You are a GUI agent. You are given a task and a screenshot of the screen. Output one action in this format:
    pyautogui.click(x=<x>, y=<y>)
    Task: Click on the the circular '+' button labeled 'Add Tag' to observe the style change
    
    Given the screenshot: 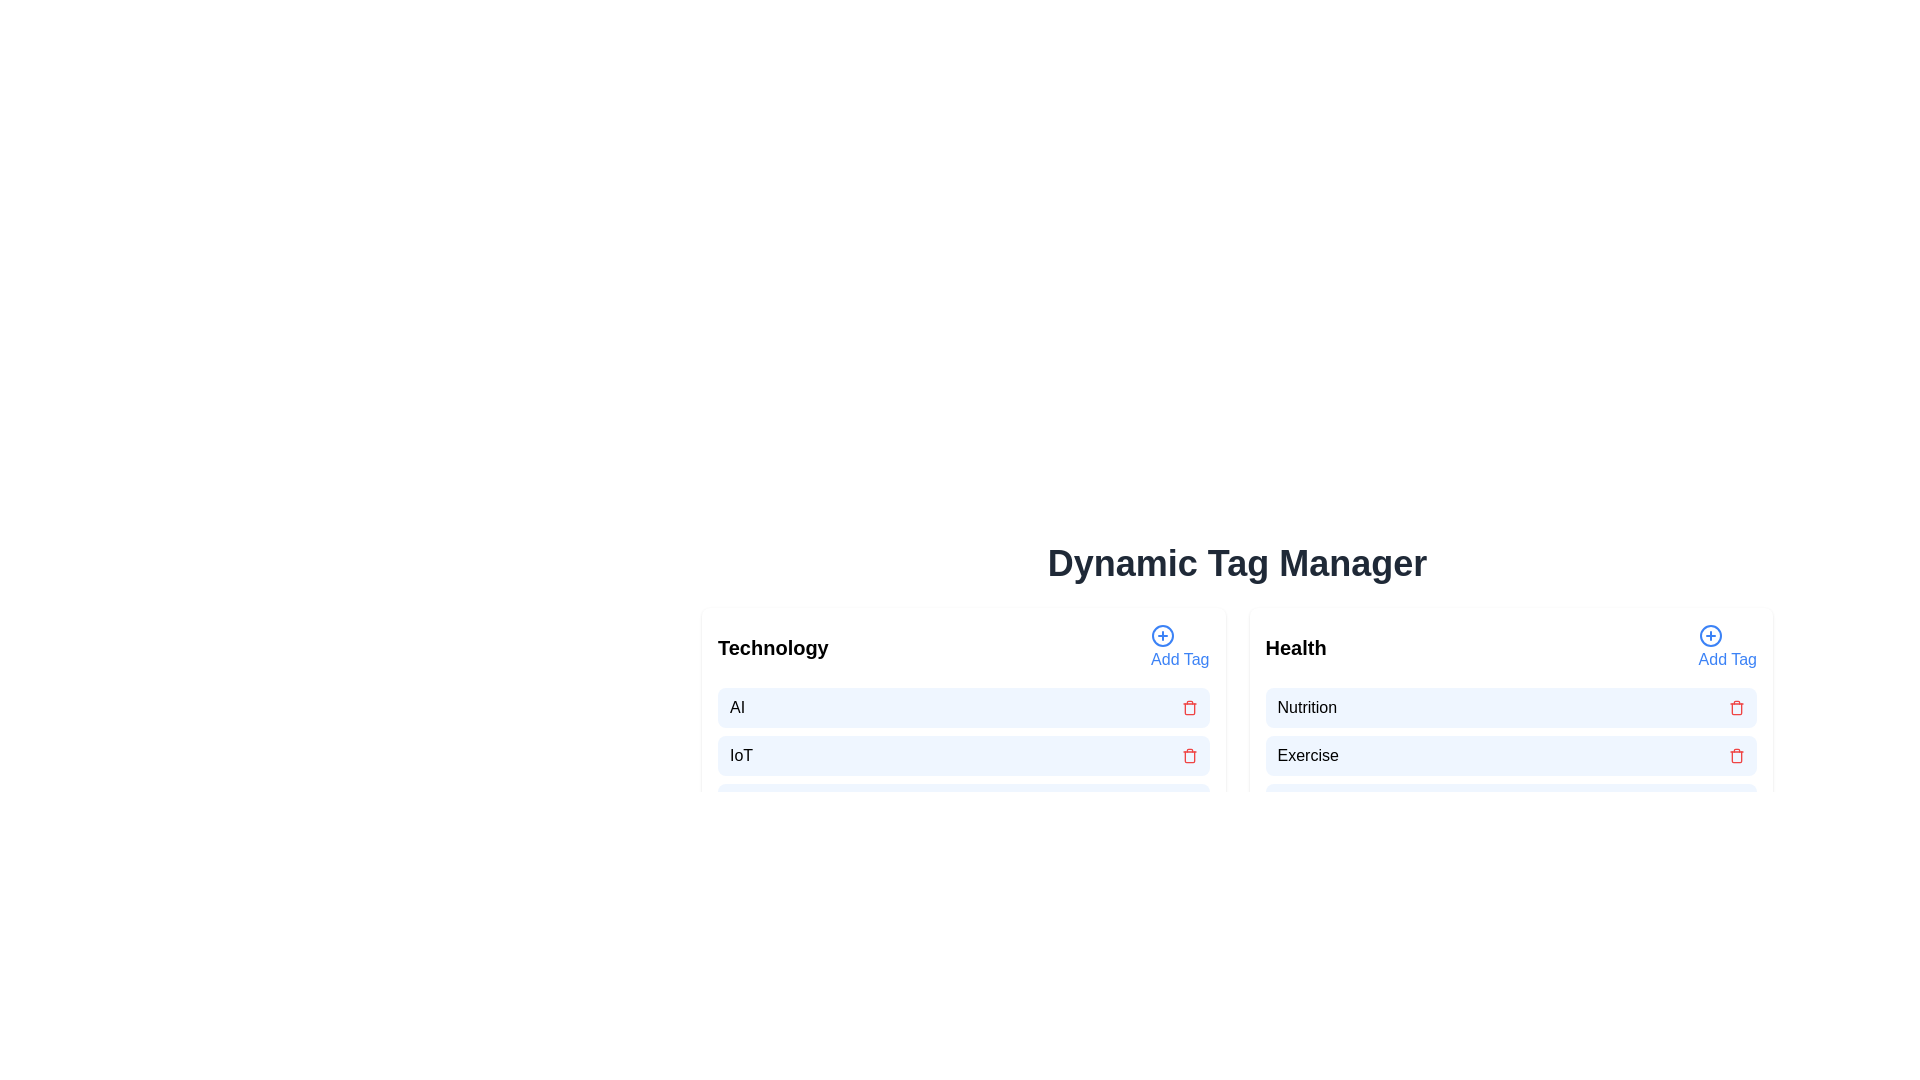 What is the action you would take?
    pyautogui.click(x=1180, y=648)
    